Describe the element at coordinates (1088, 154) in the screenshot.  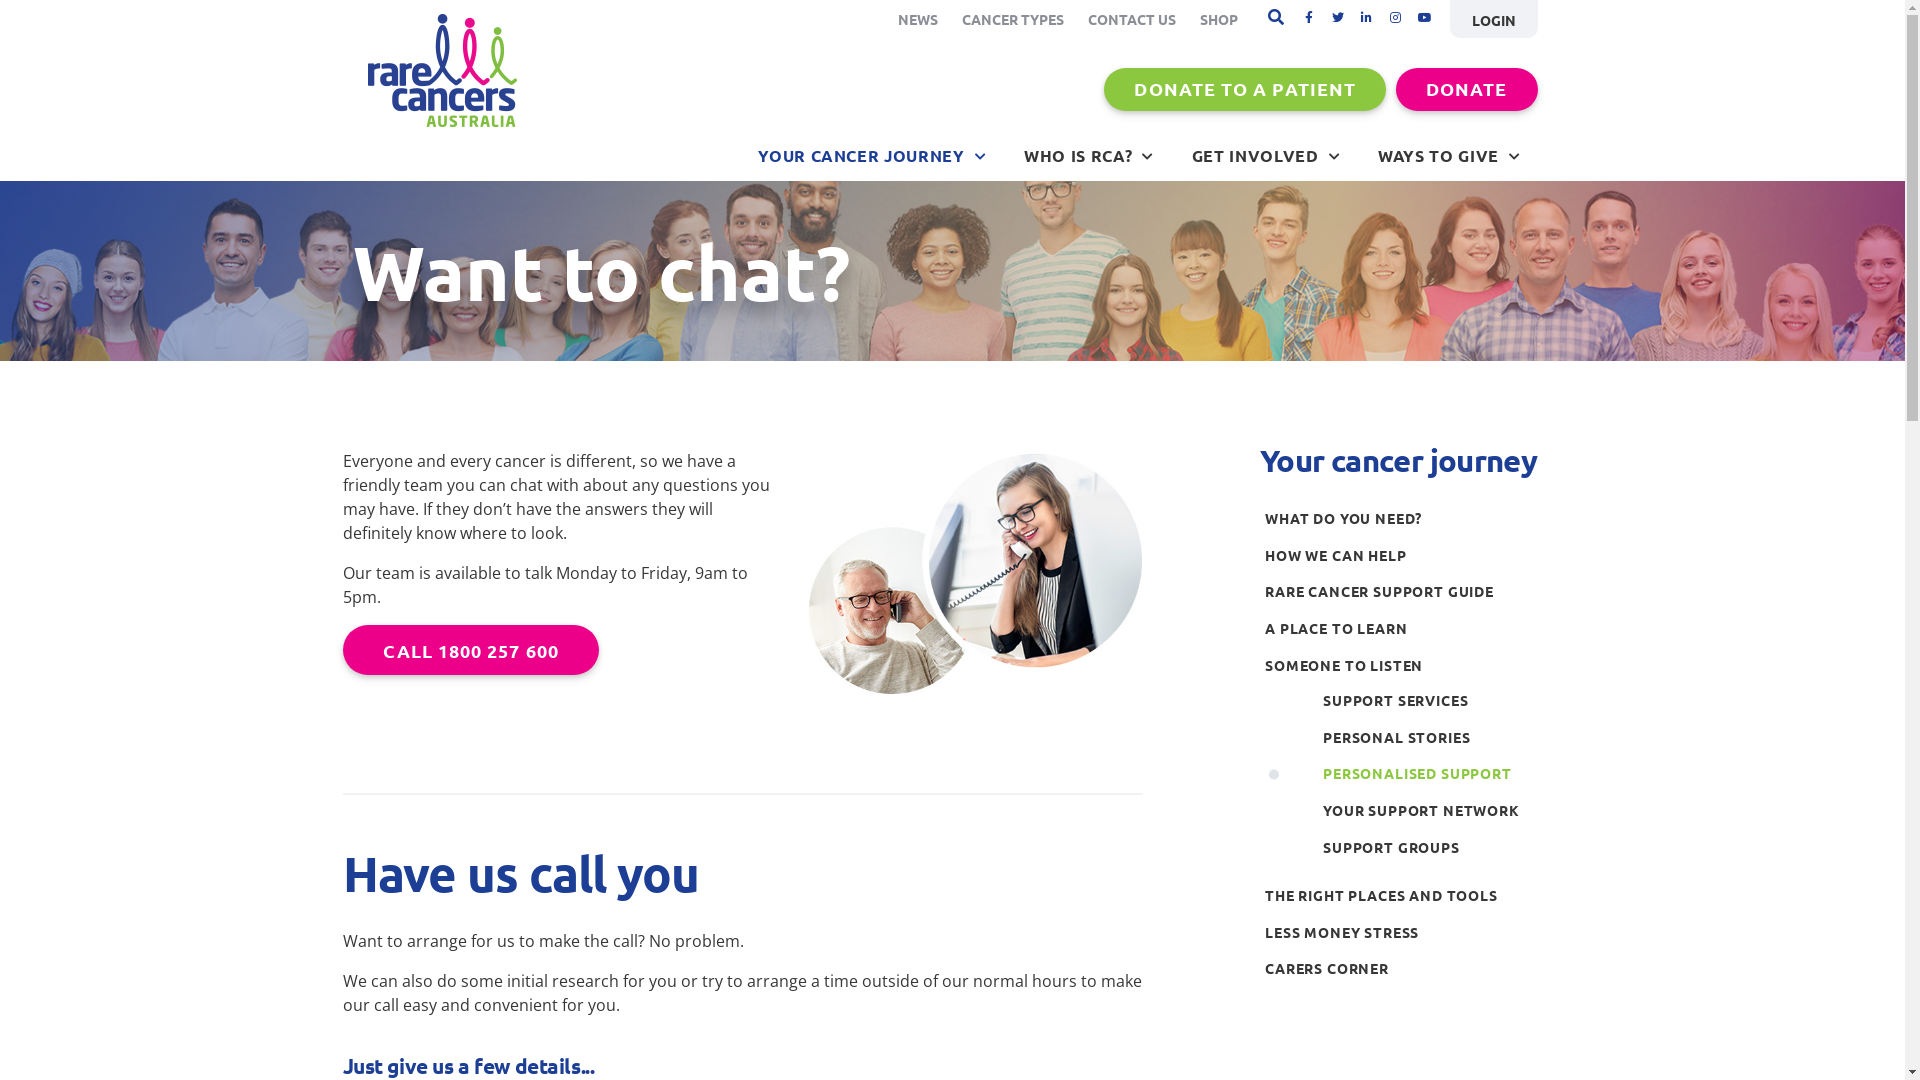
I see `'WHO IS RCA?'` at that location.